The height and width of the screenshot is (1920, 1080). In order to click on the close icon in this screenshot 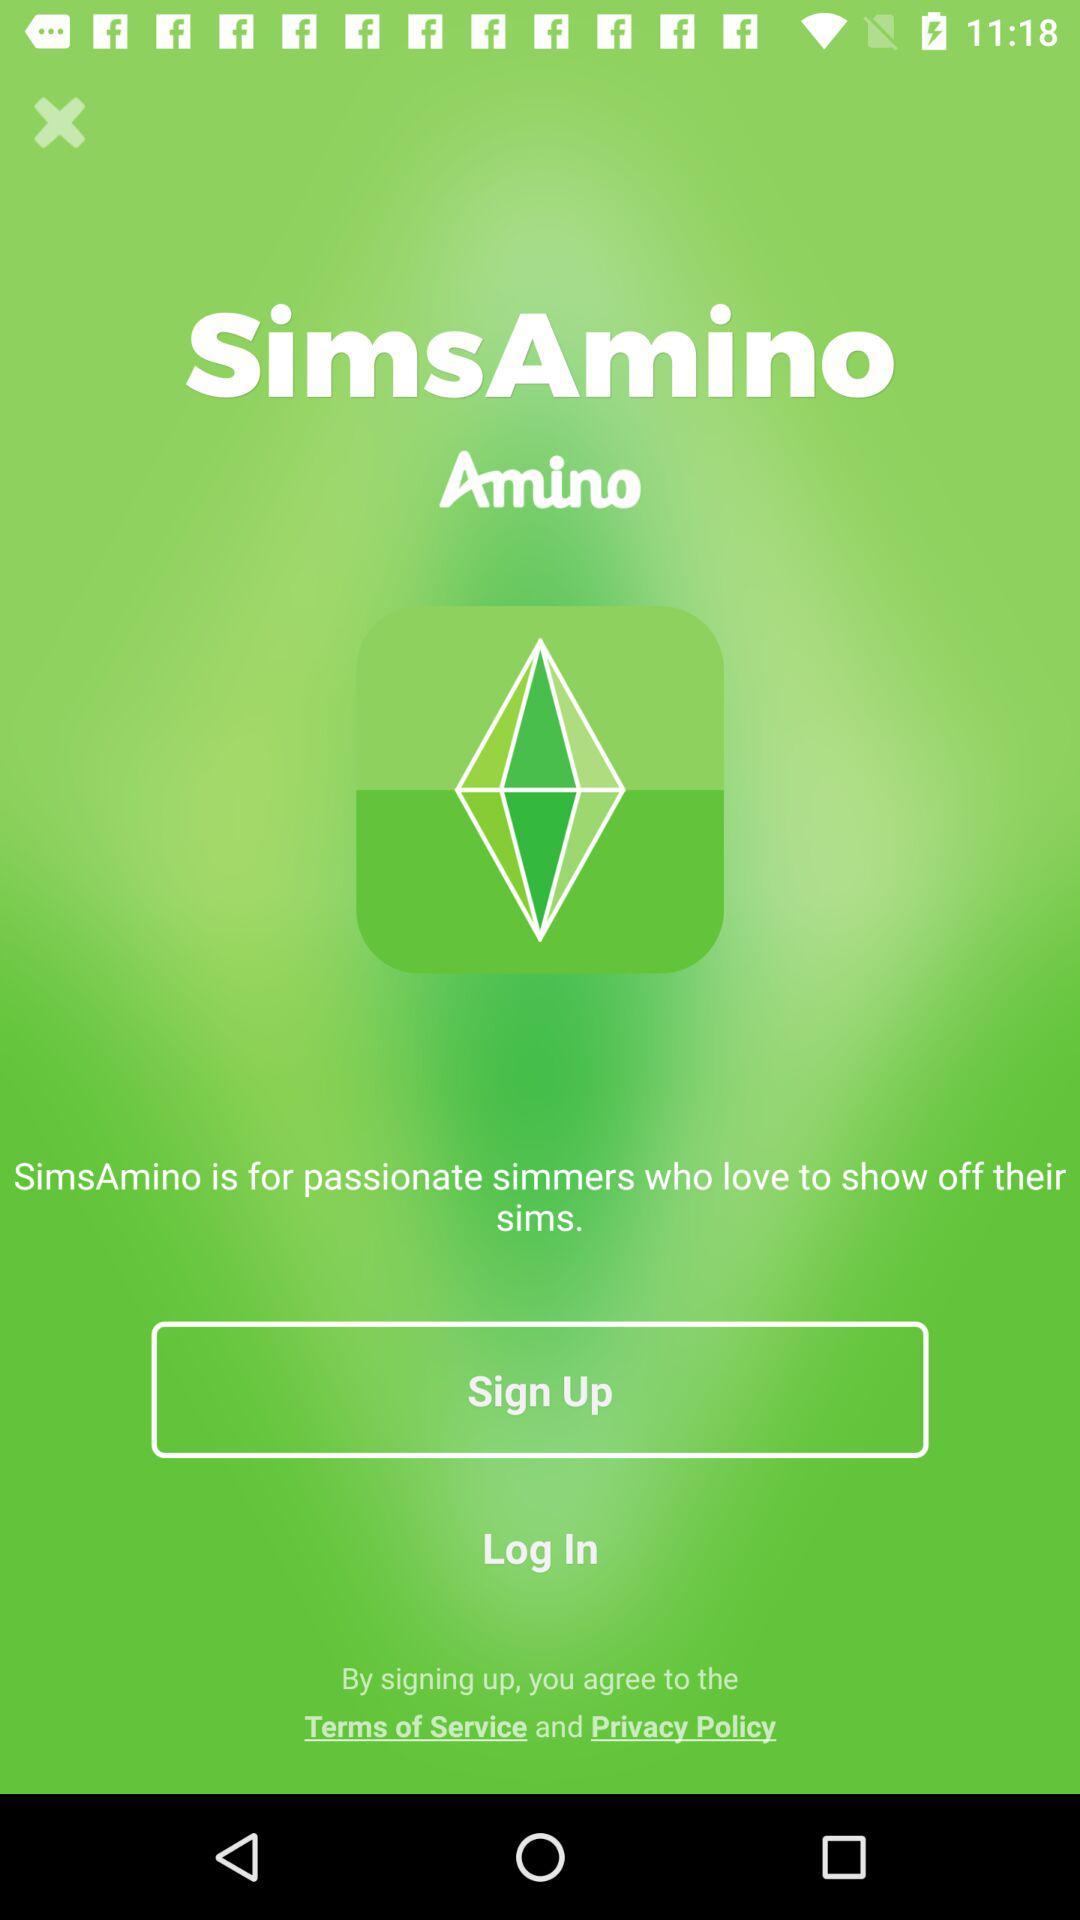, I will do `click(59, 122)`.